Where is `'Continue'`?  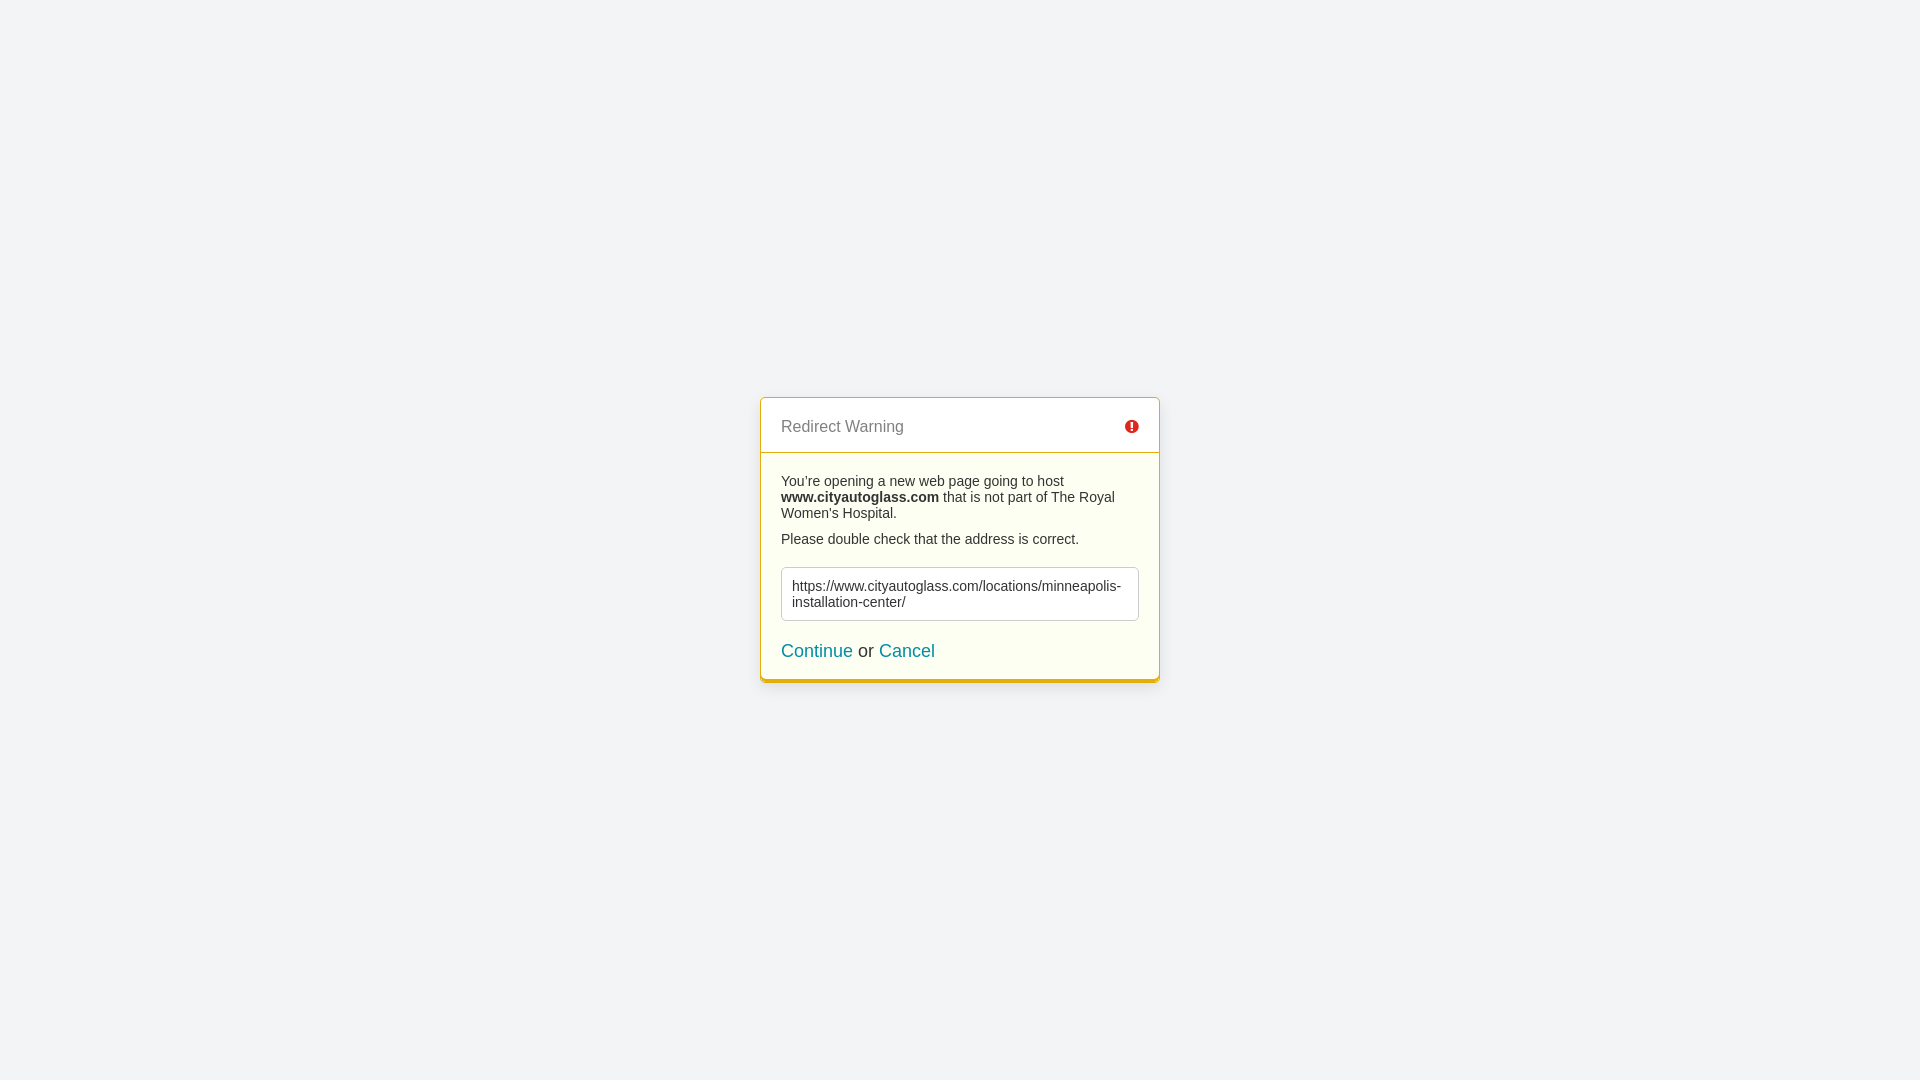 'Continue' is located at coordinates (816, 651).